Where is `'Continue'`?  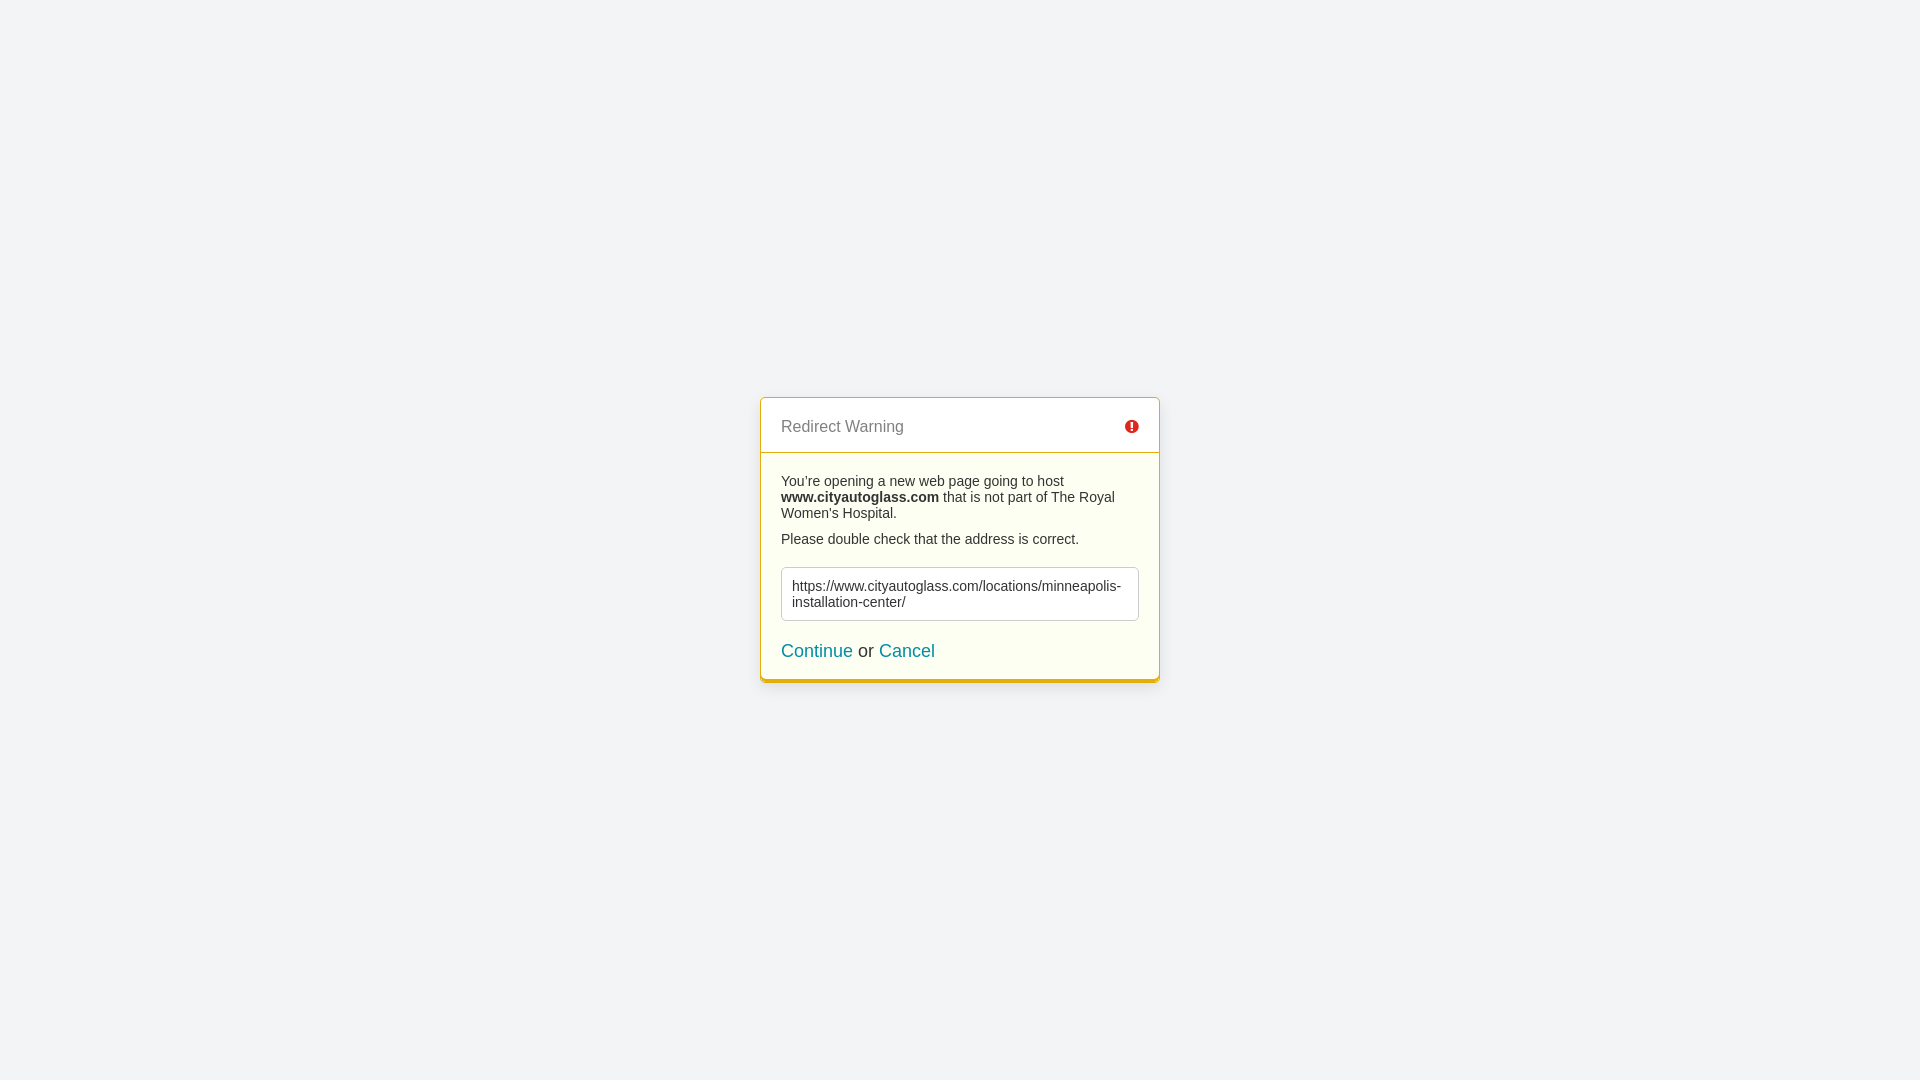 'Continue' is located at coordinates (816, 651).